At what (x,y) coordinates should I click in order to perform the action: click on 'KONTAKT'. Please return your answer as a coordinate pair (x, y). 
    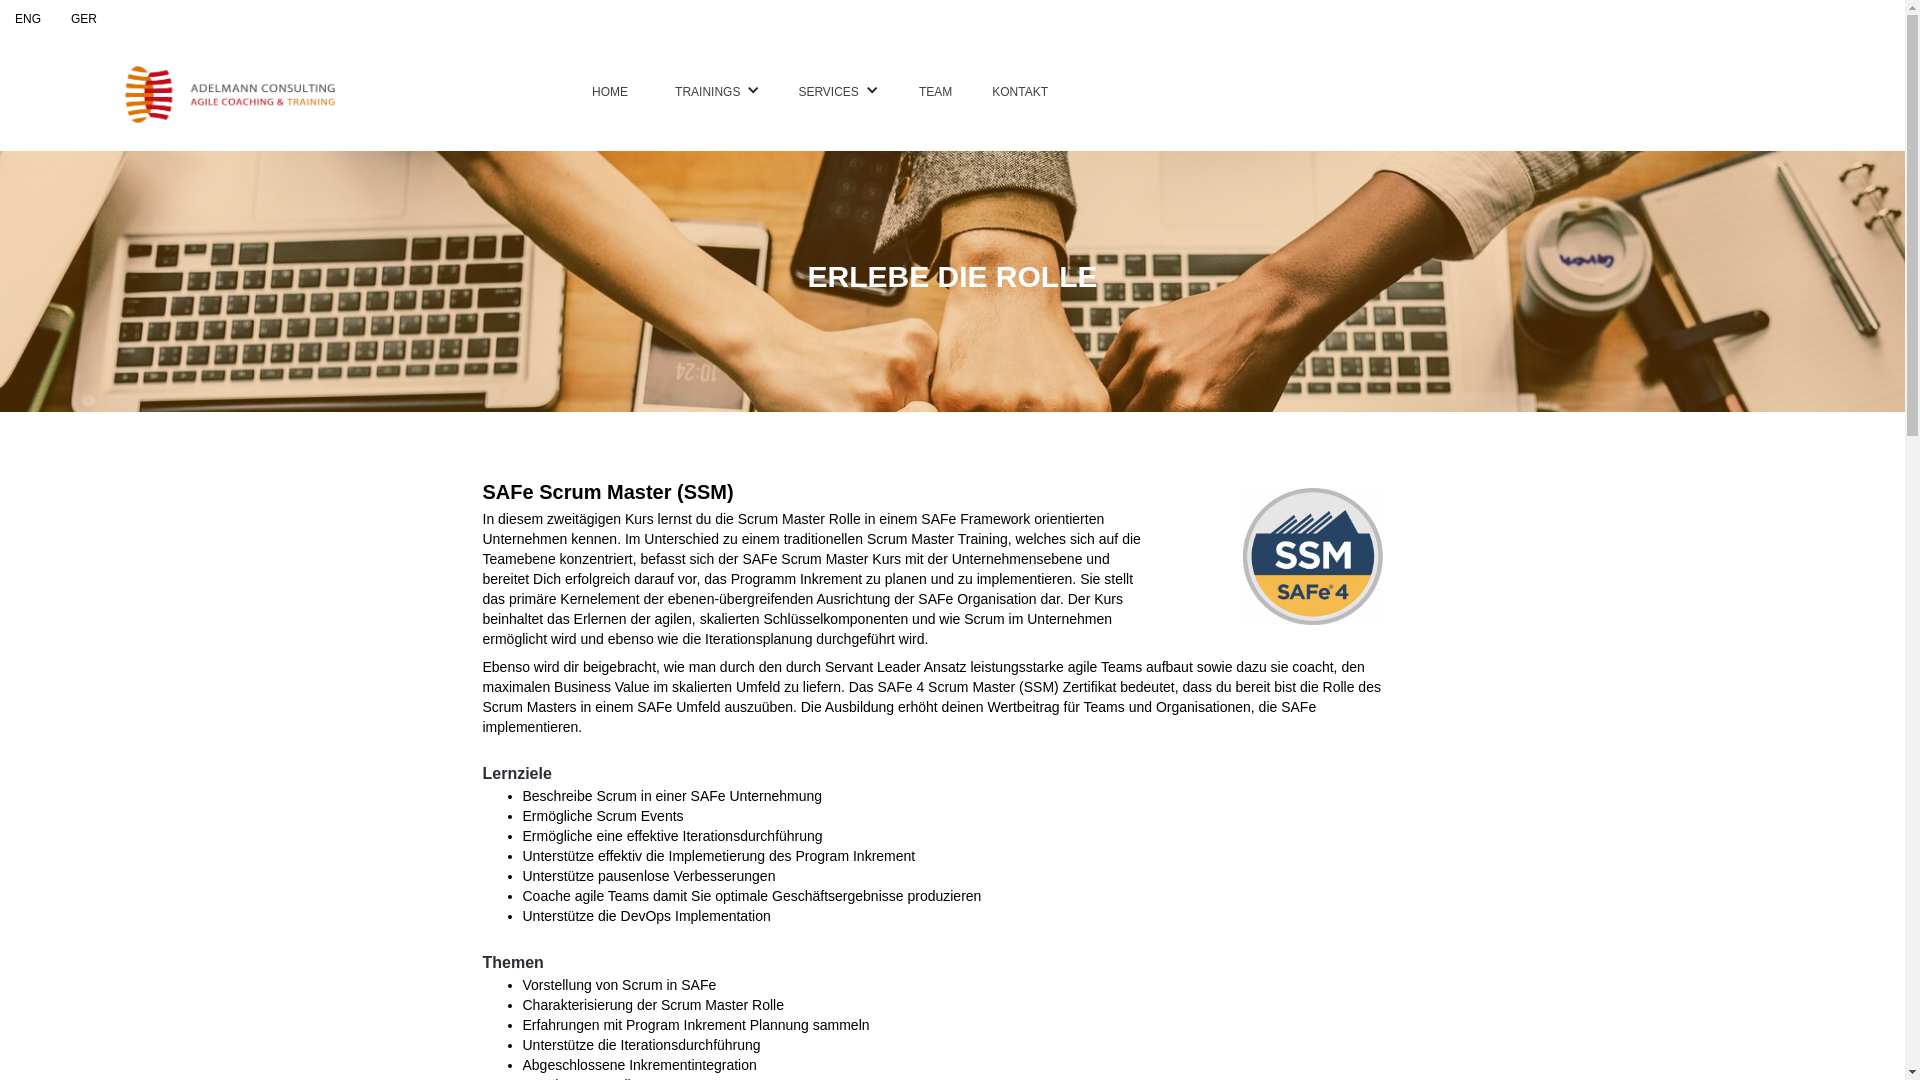
    Looking at the image, I should click on (992, 92).